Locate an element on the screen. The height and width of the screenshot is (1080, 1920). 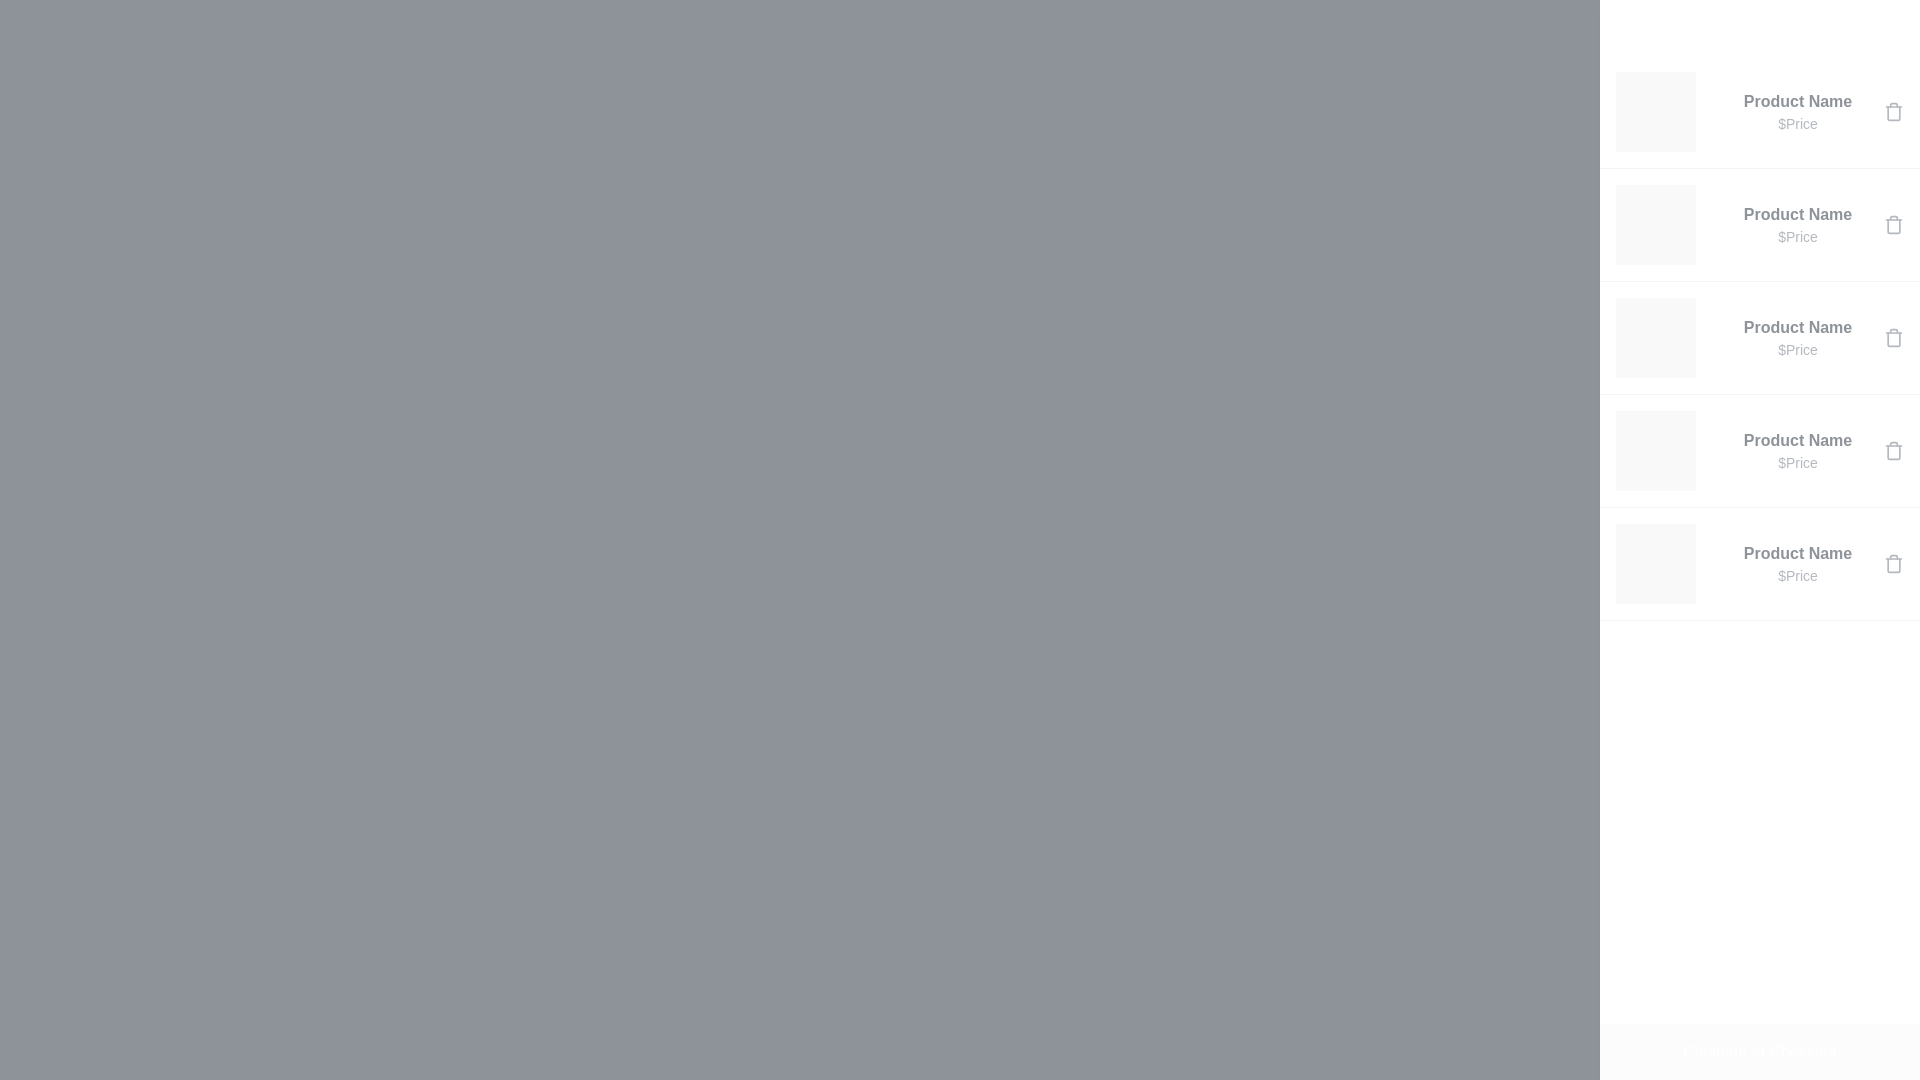
the interactive region surrounding the body of the trash can icon, which is a vertical rectangle with rounded corners, located at the end of the product row in the list is located at coordinates (1893, 112).